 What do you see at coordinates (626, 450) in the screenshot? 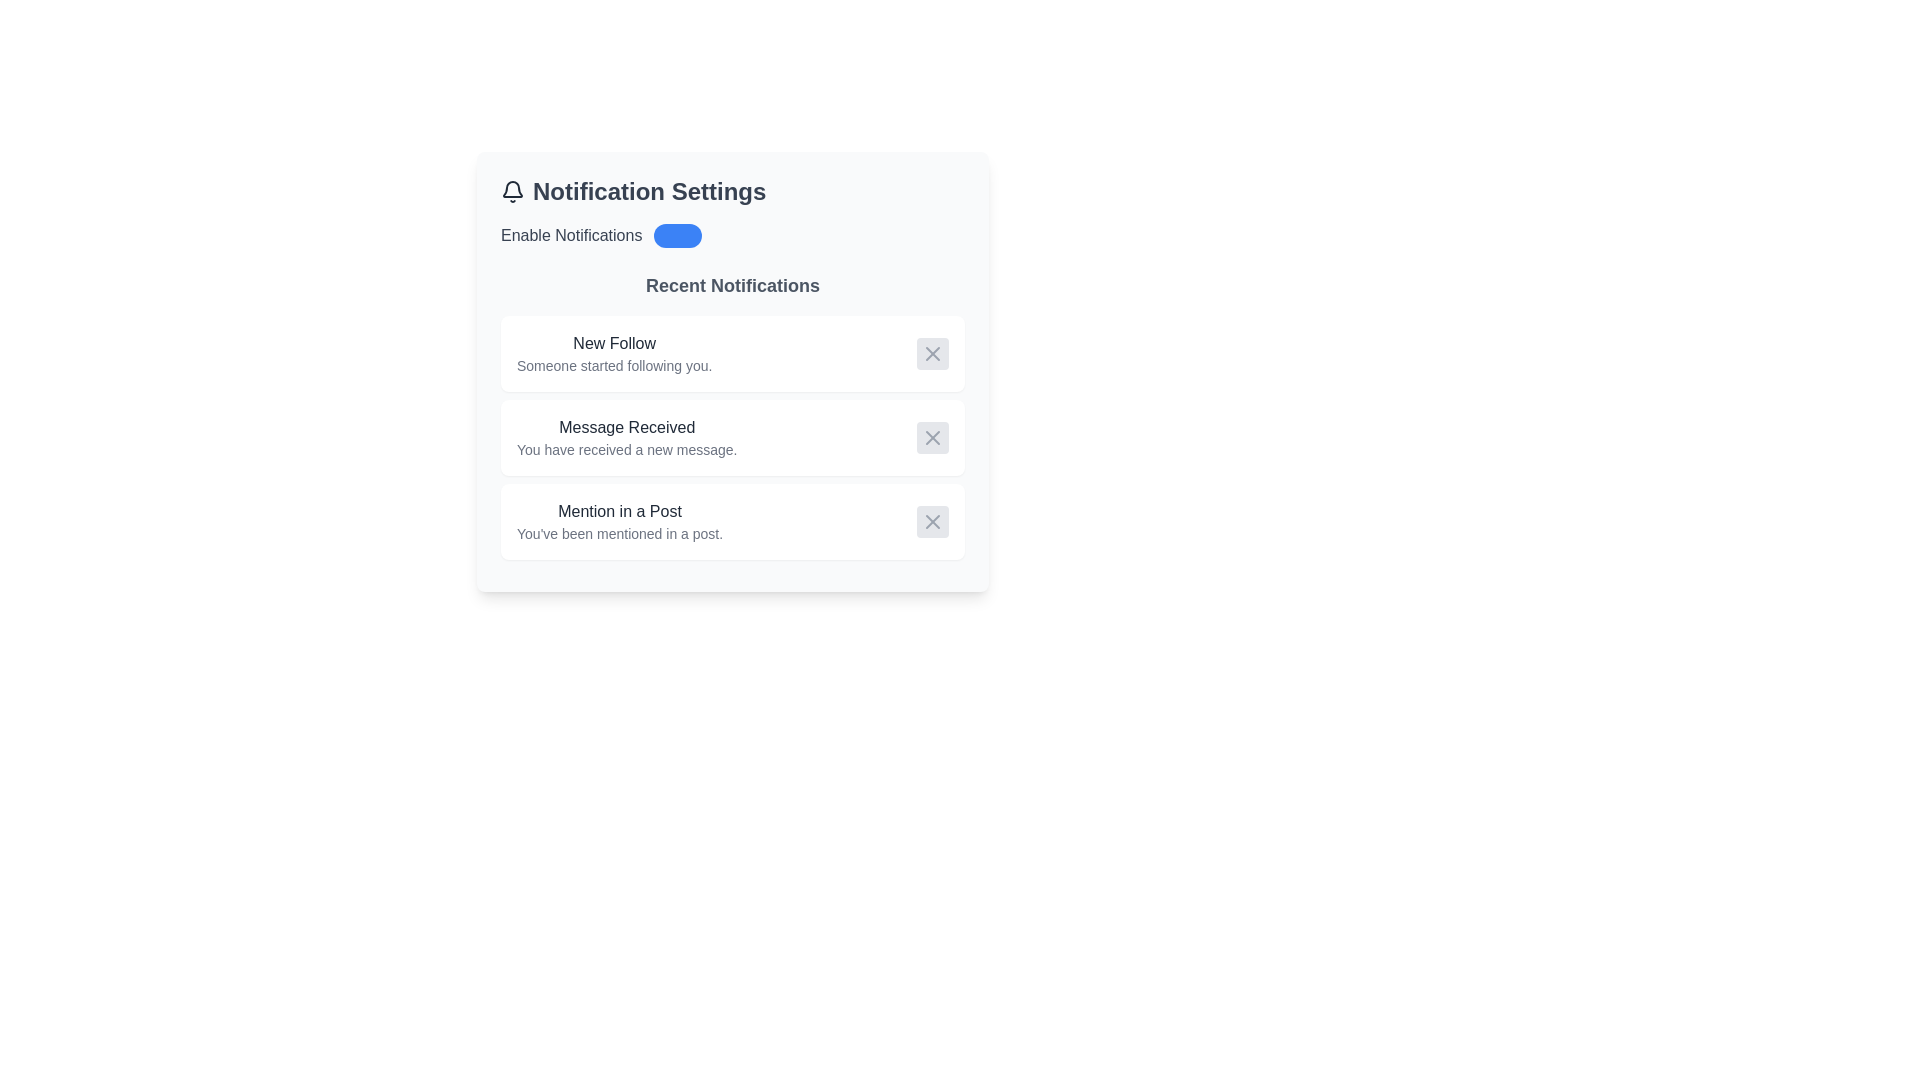
I see `static text that reads 'You have received a new message.' located beneath the heading 'Message Received' in the notification card` at bounding box center [626, 450].